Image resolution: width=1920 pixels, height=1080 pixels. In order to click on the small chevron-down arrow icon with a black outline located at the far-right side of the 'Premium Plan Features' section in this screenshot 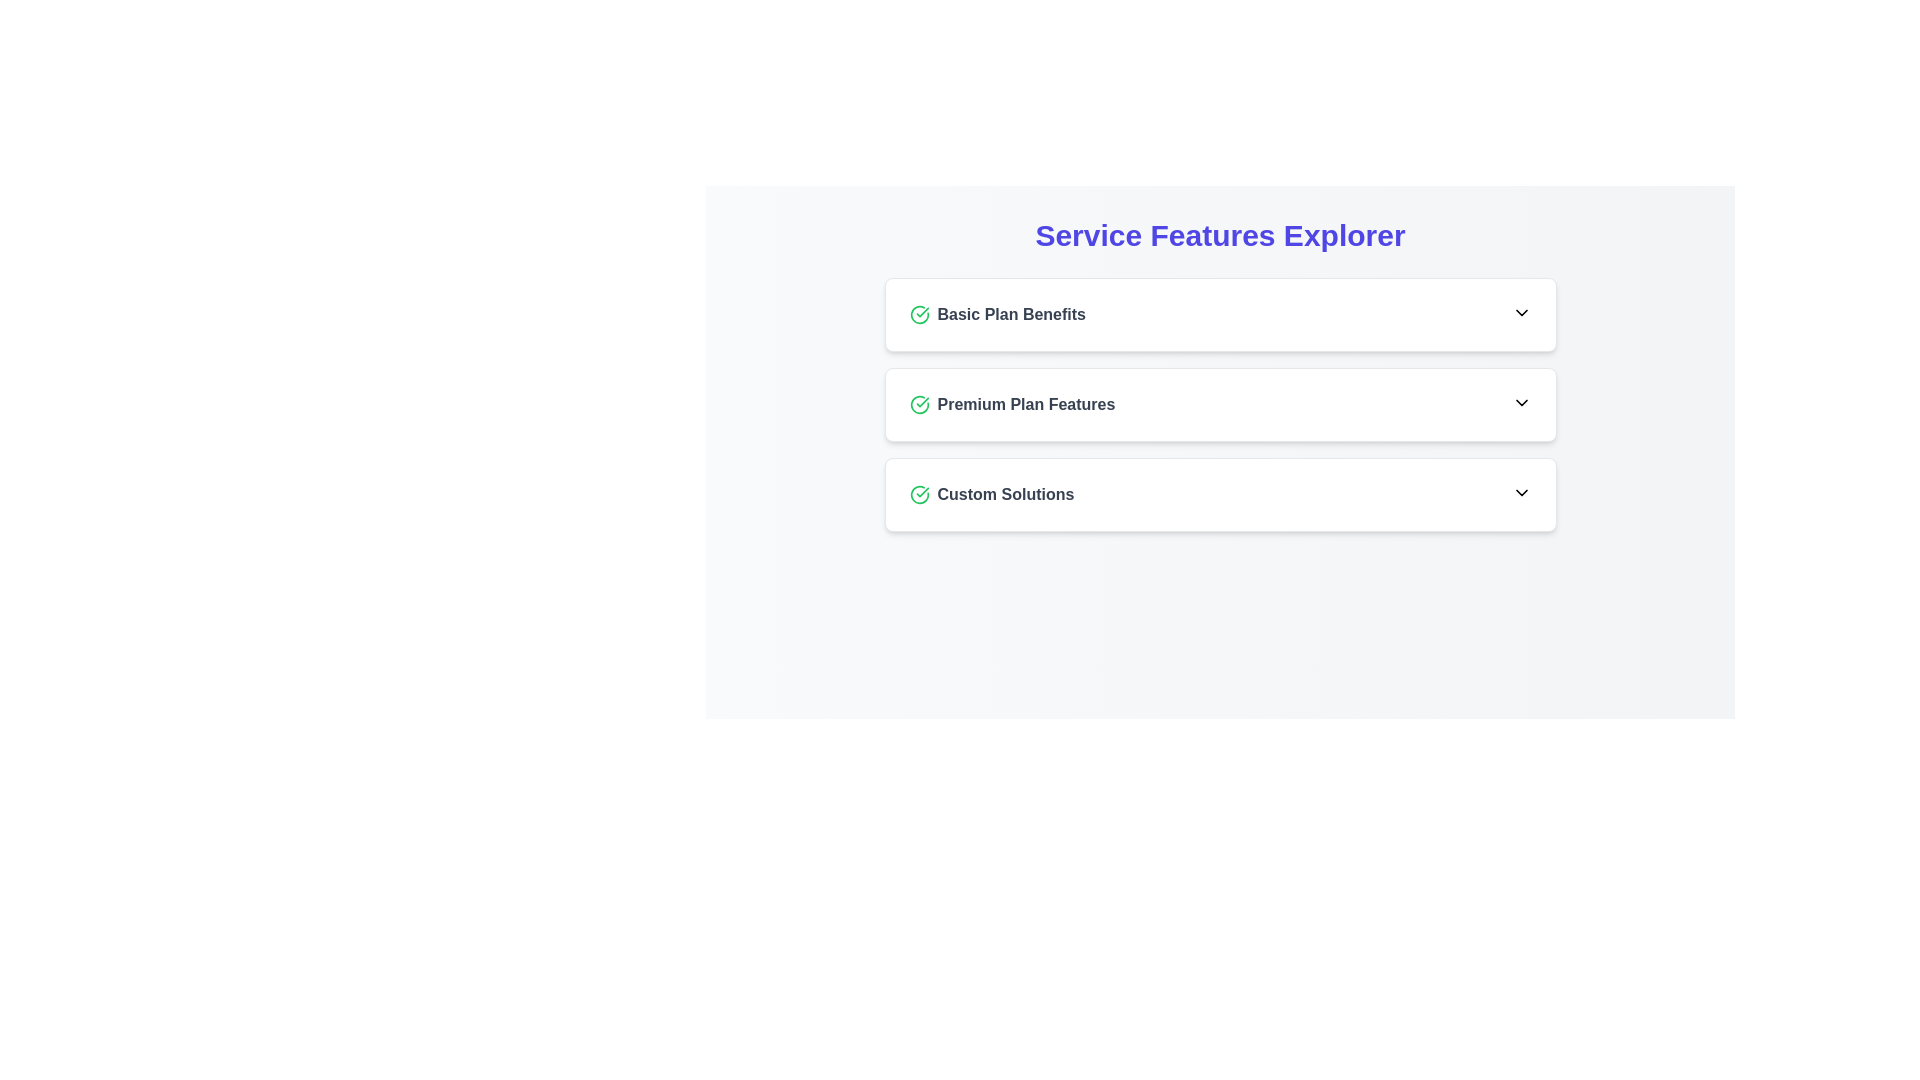, I will do `click(1520, 402)`.